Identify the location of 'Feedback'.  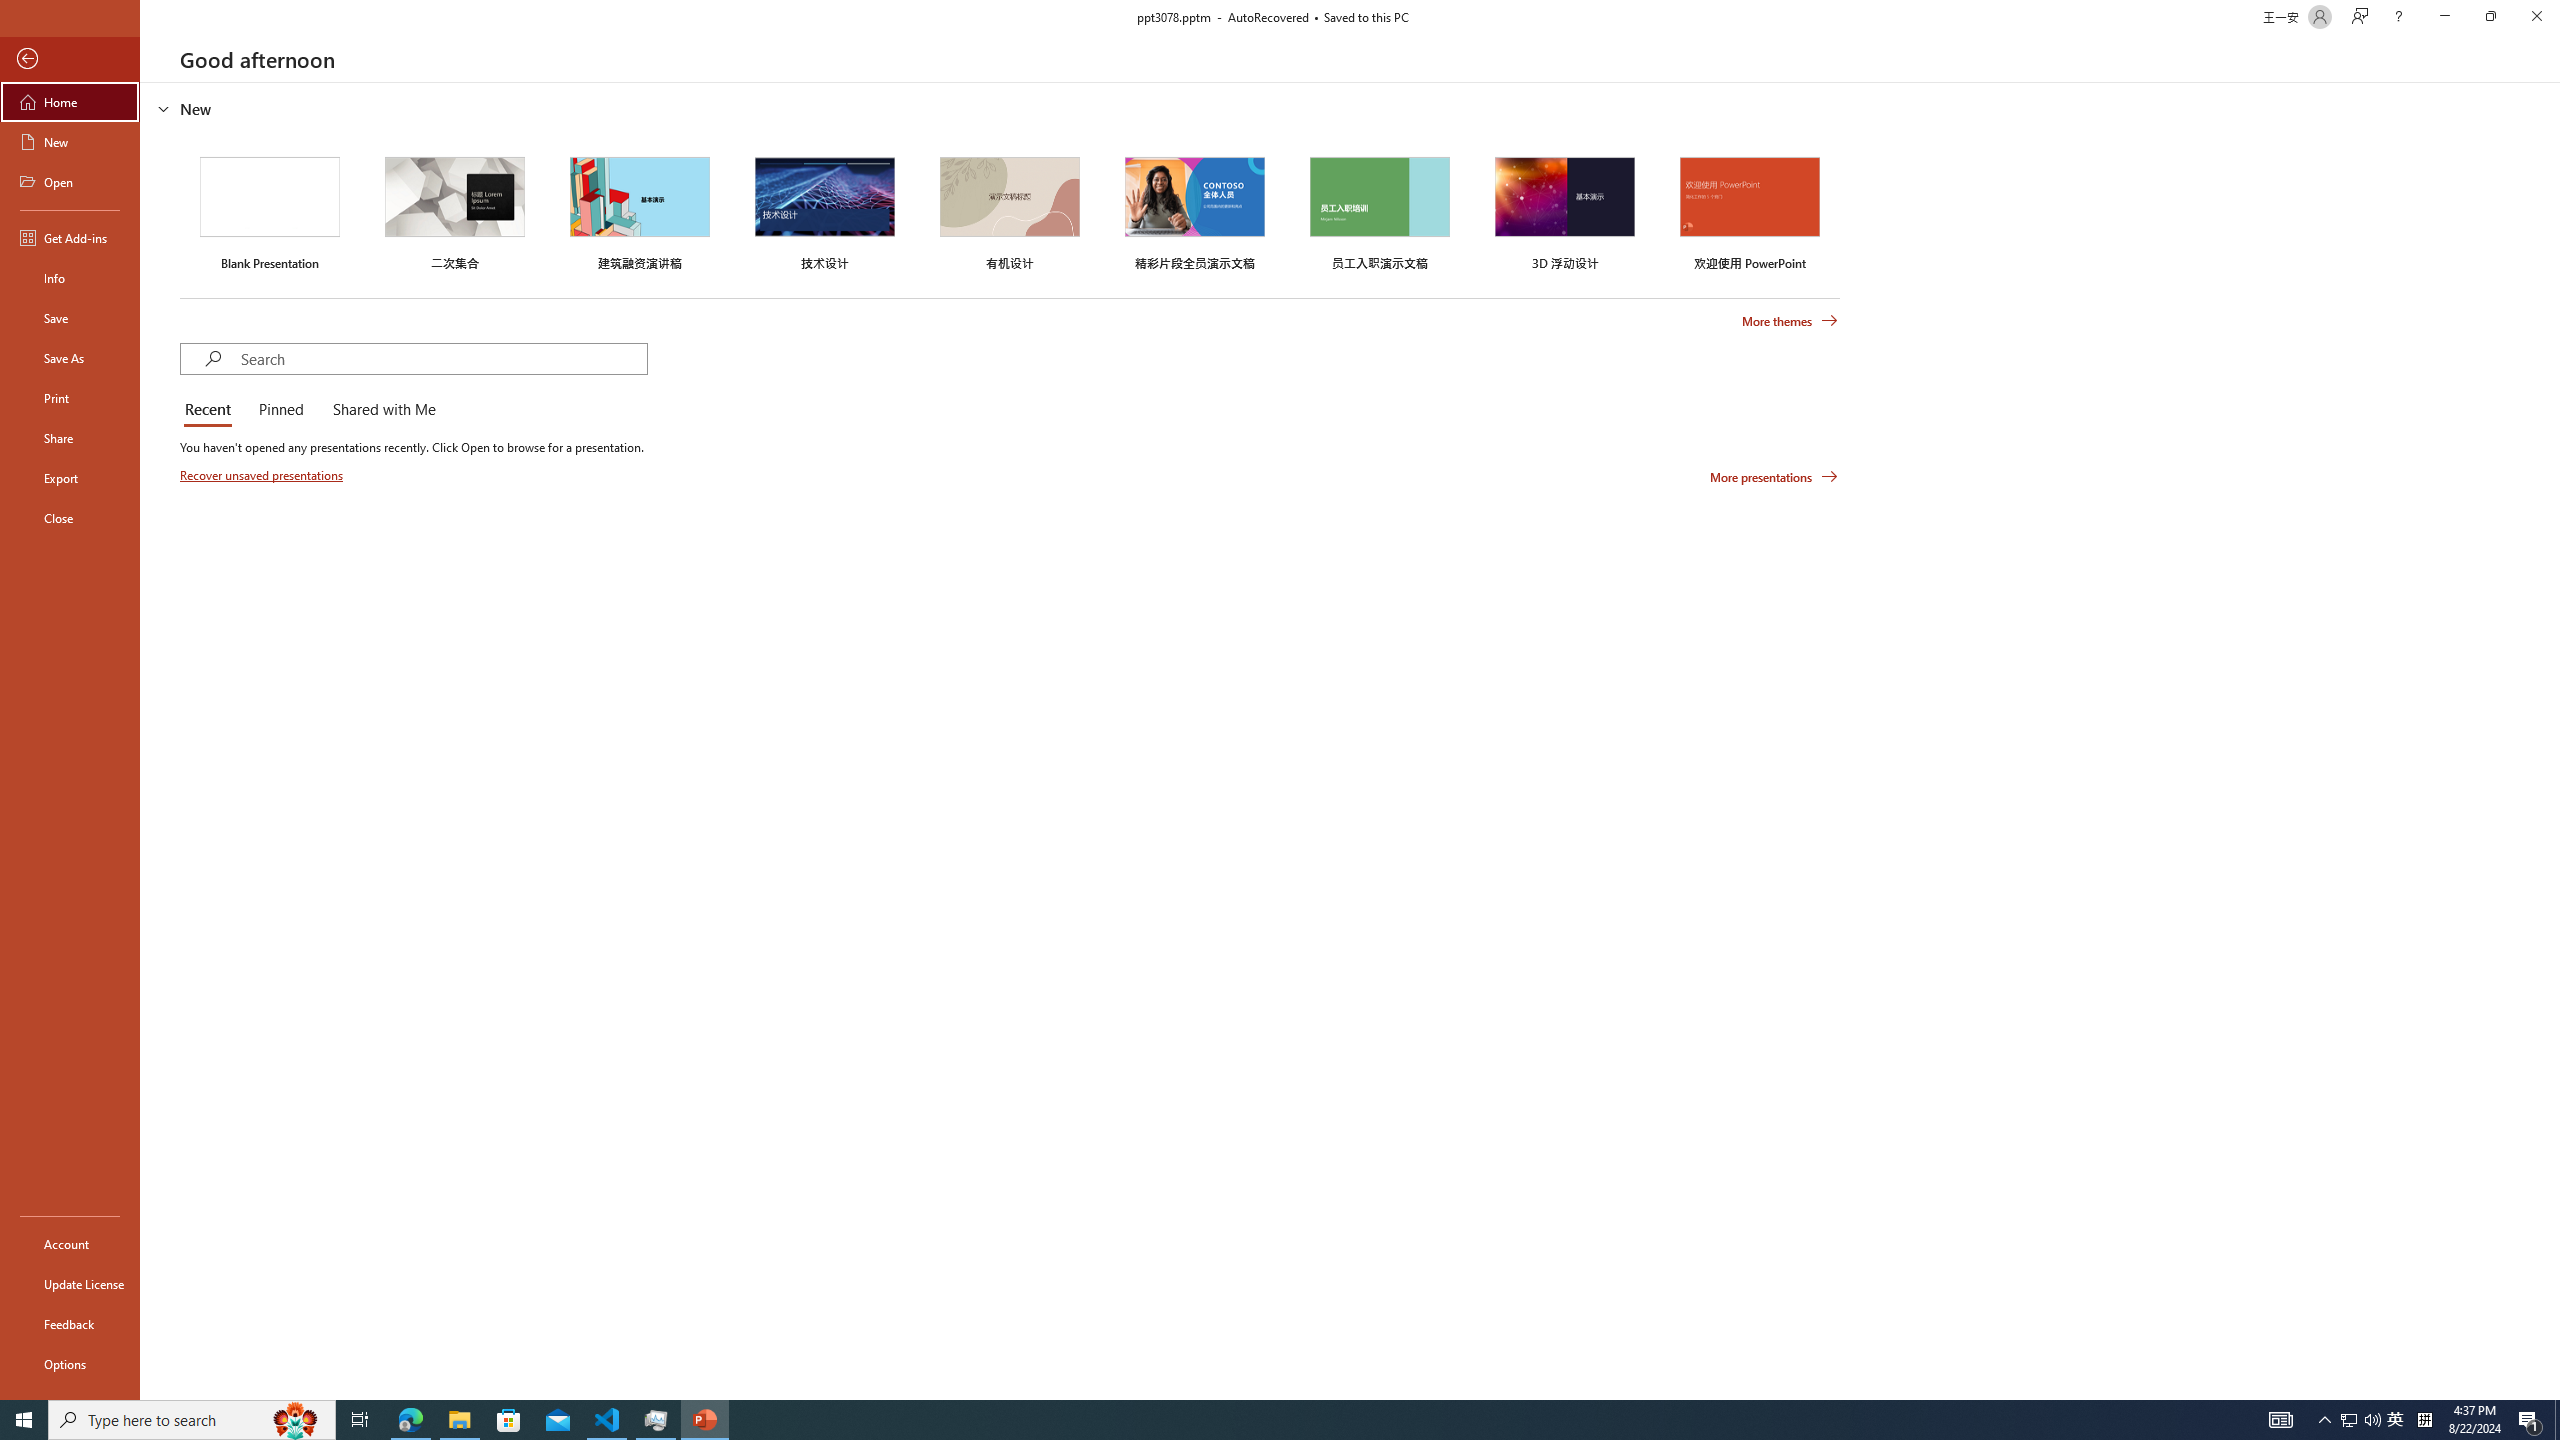
(69, 1324).